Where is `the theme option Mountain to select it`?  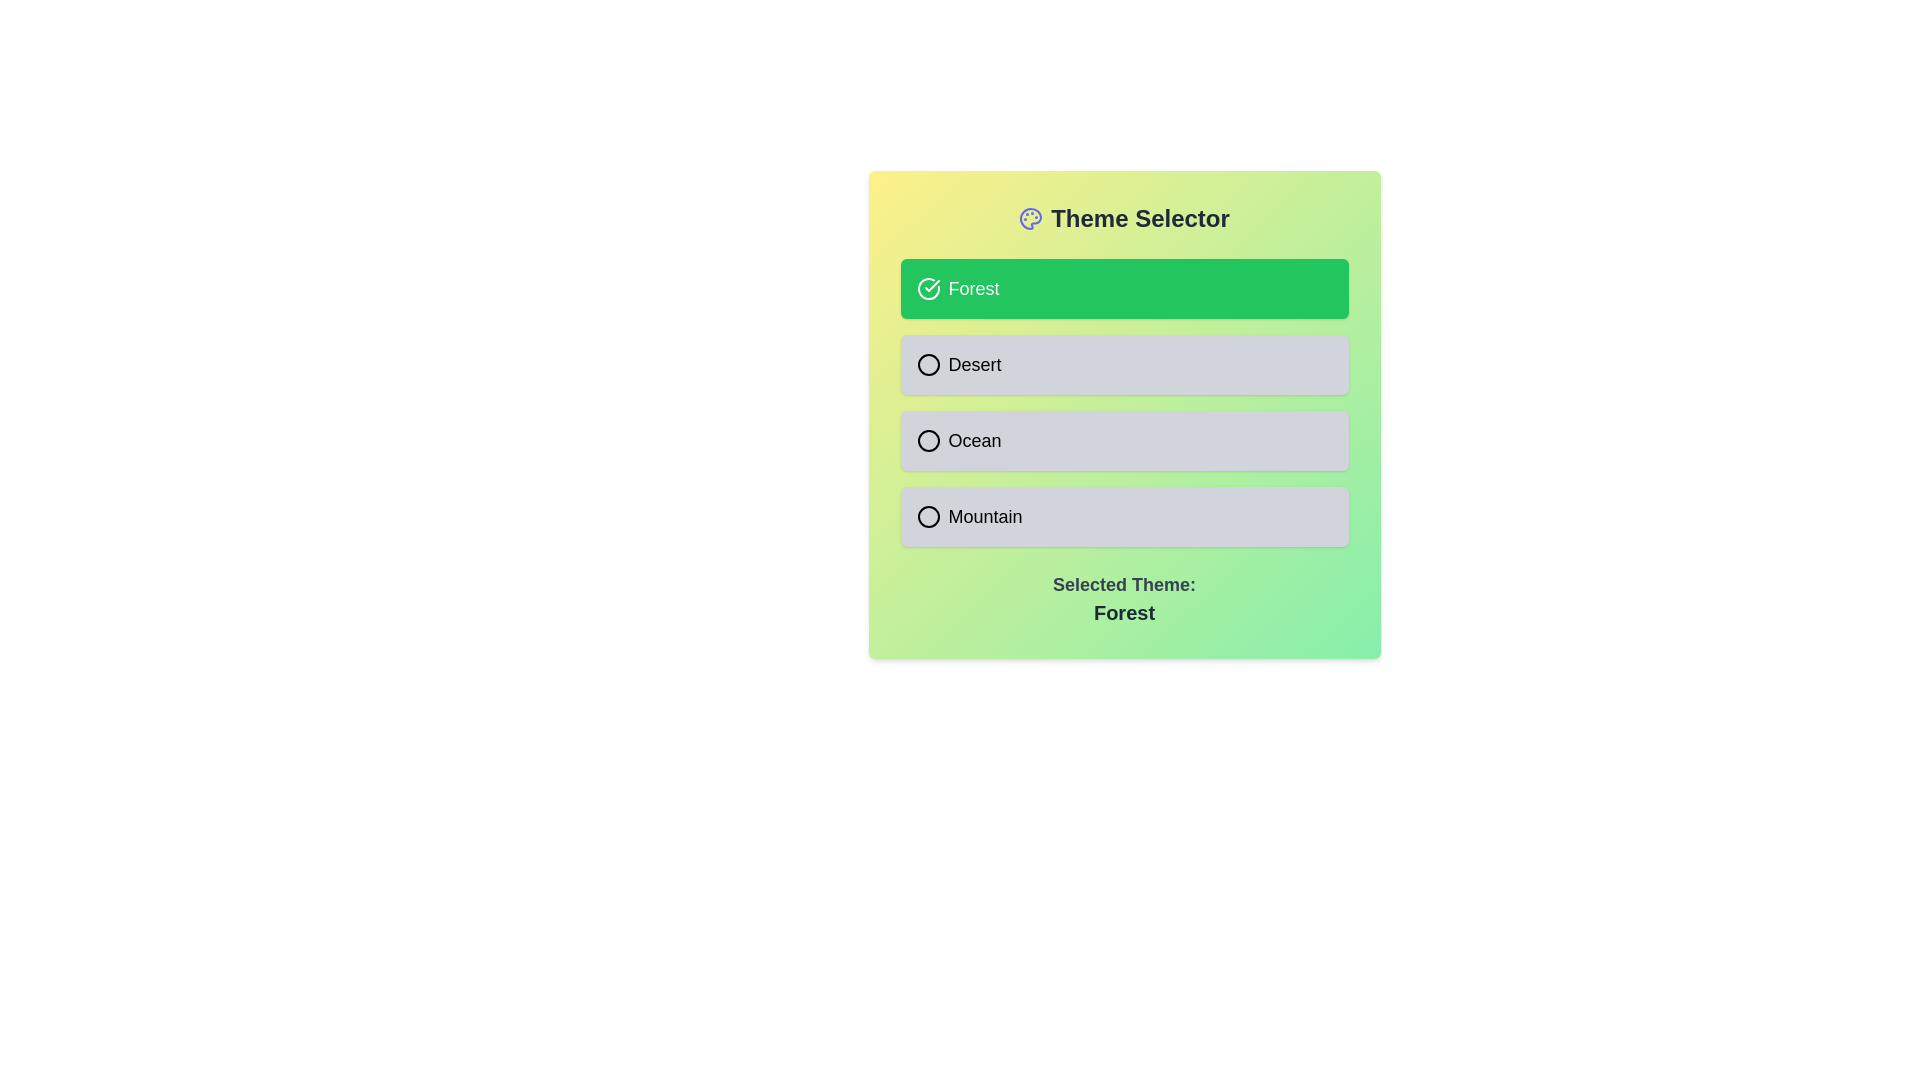 the theme option Mountain to select it is located at coordinates (1124, 515).